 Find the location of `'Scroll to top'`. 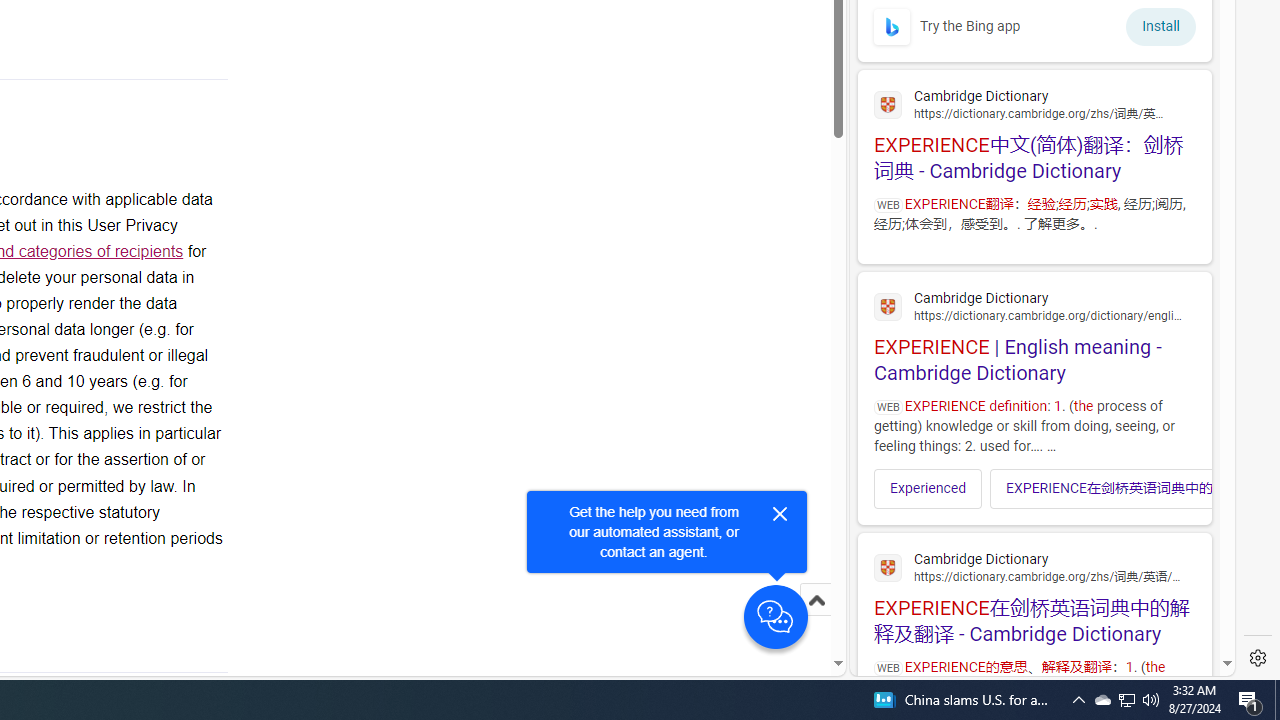

'Scroll to top' is located at coordinates (816, 620).